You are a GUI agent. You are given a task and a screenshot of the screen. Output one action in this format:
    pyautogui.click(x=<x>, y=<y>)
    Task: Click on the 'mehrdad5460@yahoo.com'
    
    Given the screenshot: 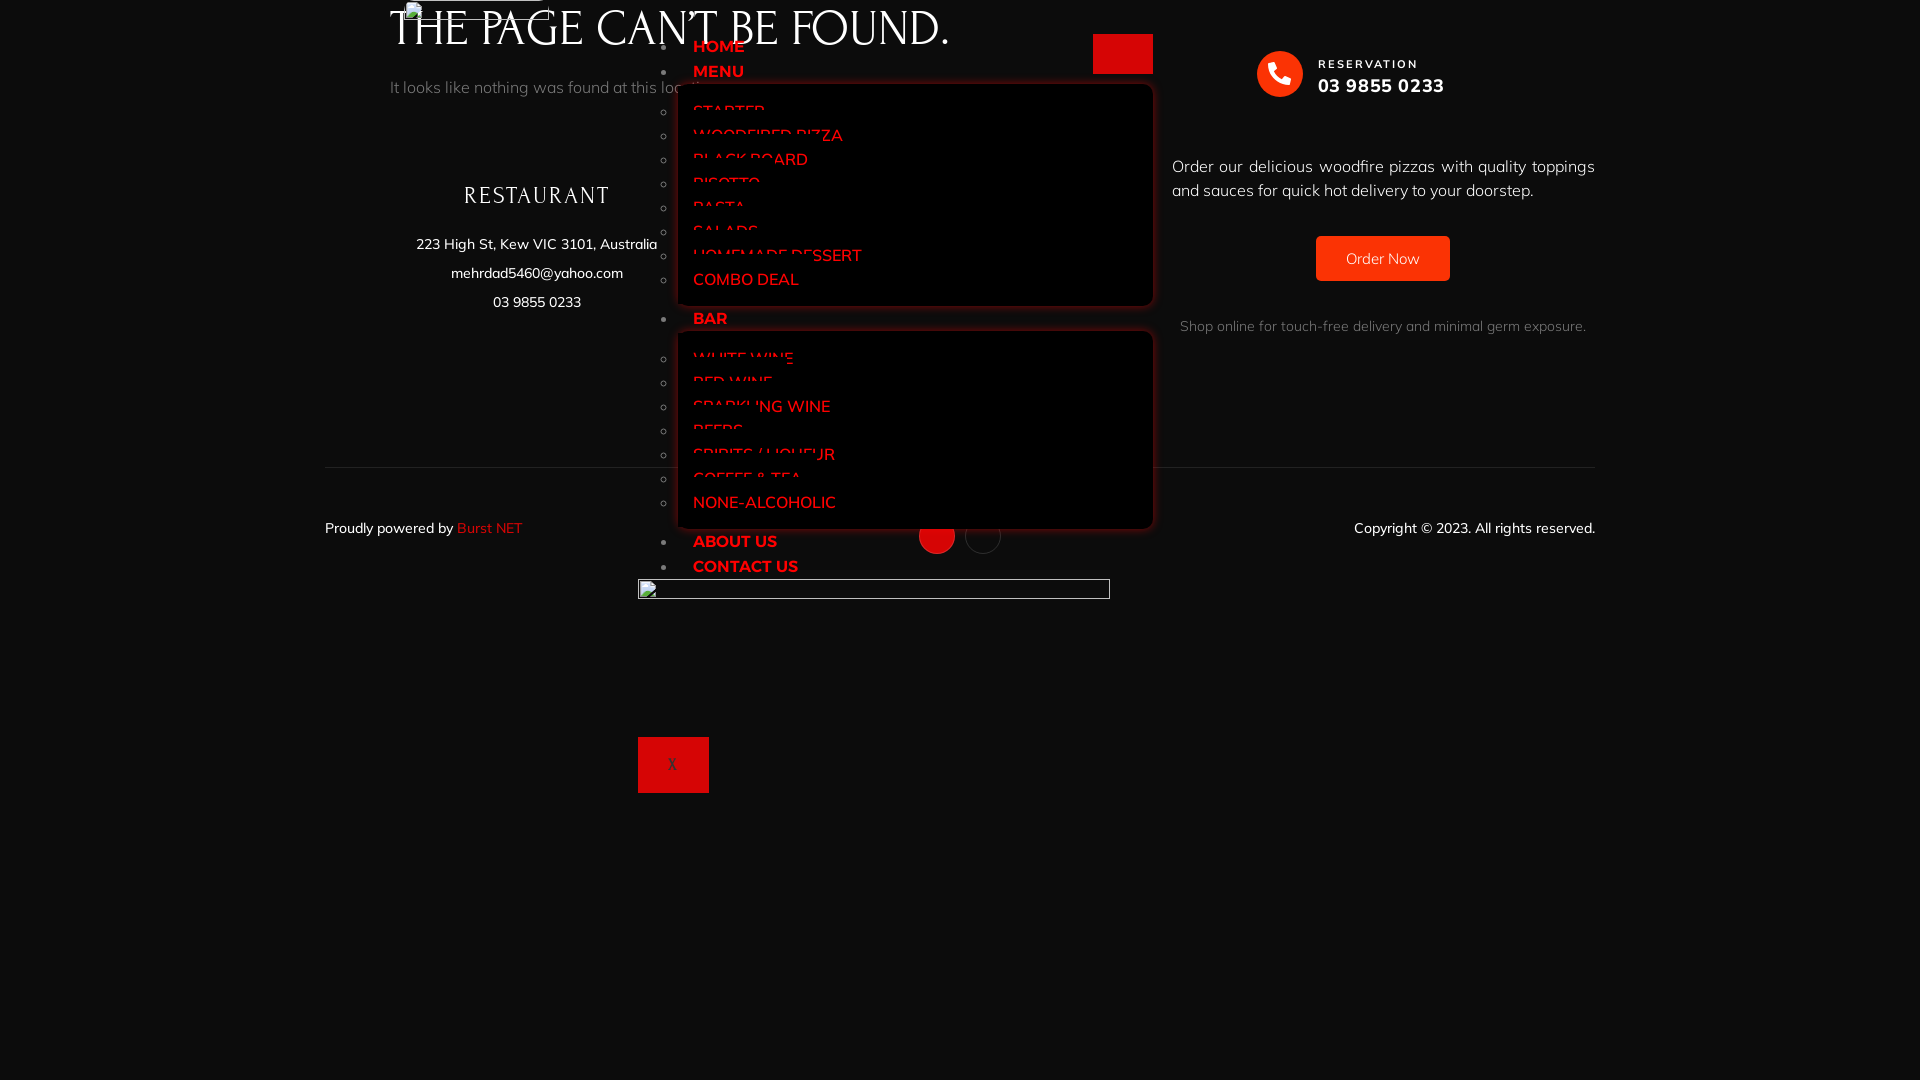 What is the action you would take?
    pyautogui.click(x=536, y=273)
    